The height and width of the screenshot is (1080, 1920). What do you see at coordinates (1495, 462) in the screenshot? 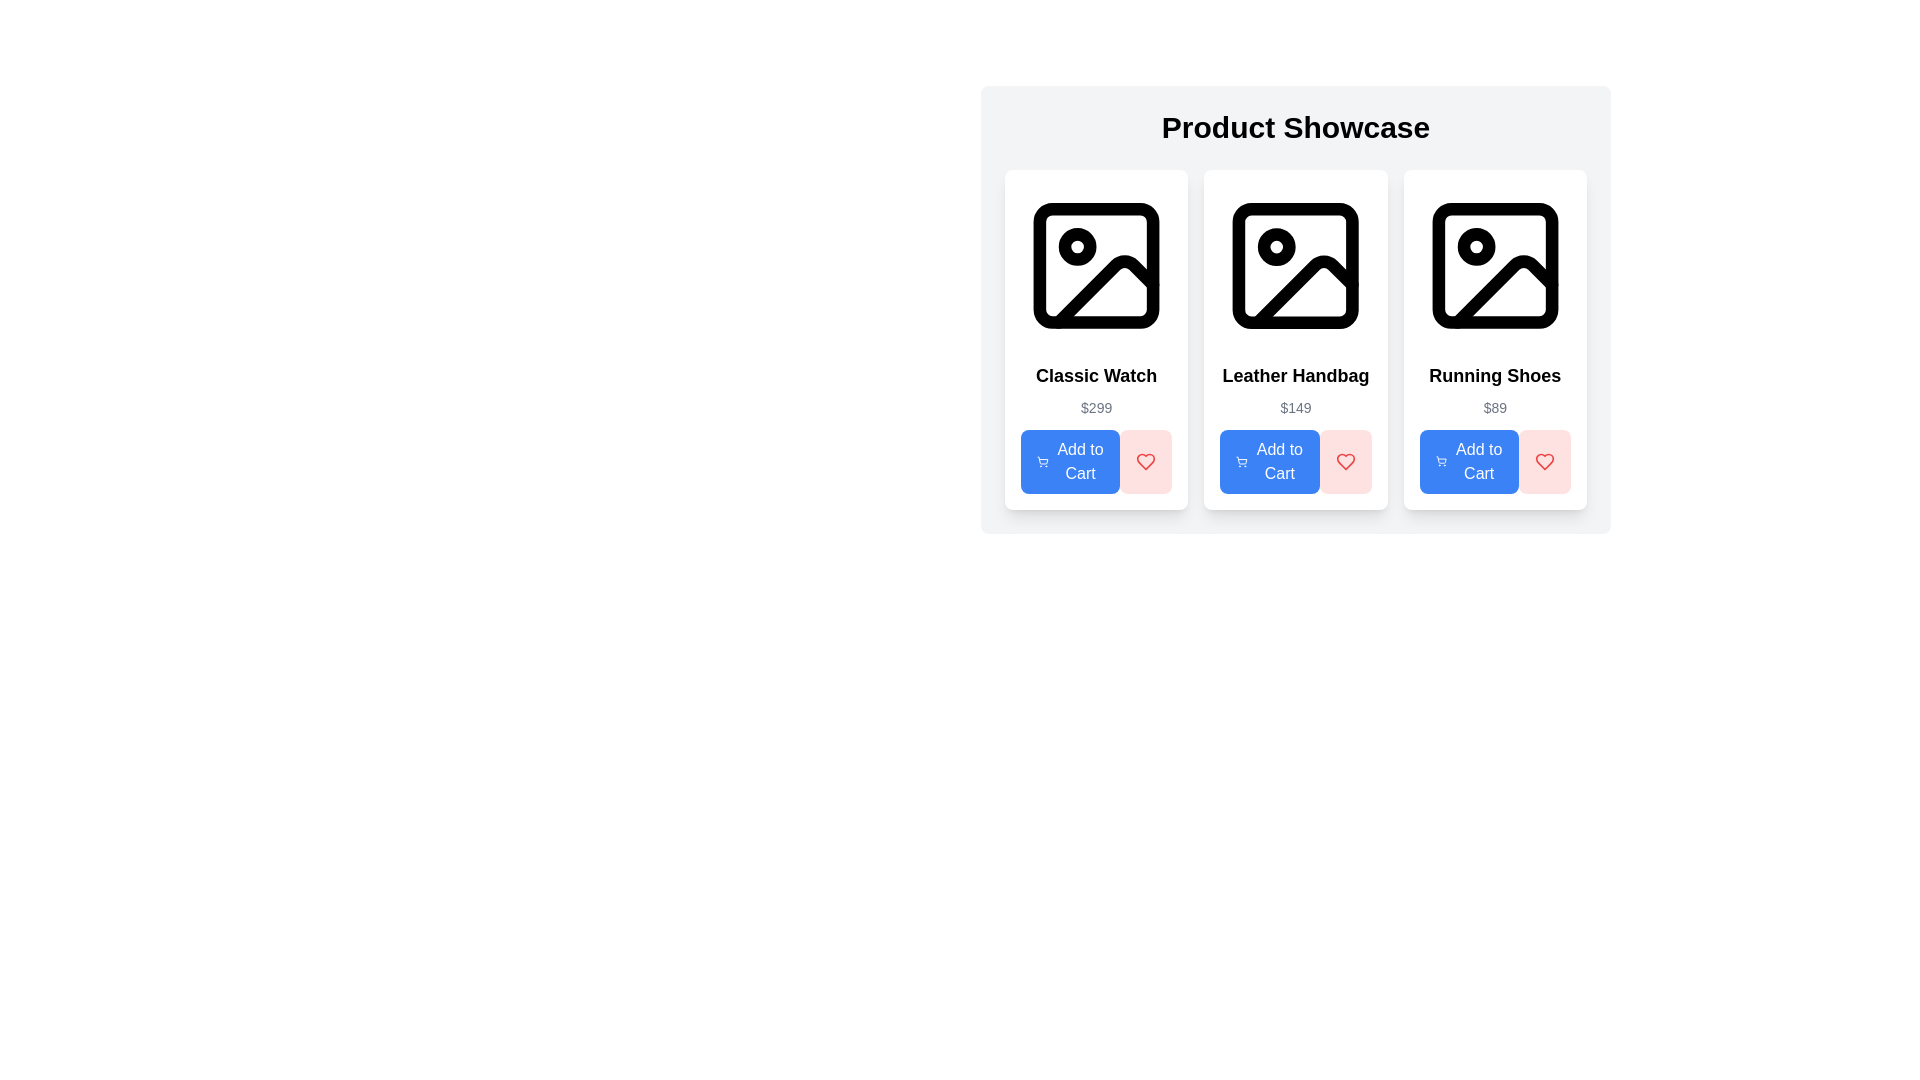
I see `the 'Add to Cart' button with a blue background and shopping cart icon located at the lower part of the 'Running Shoes' product card` at bounding box center [1495, 462].